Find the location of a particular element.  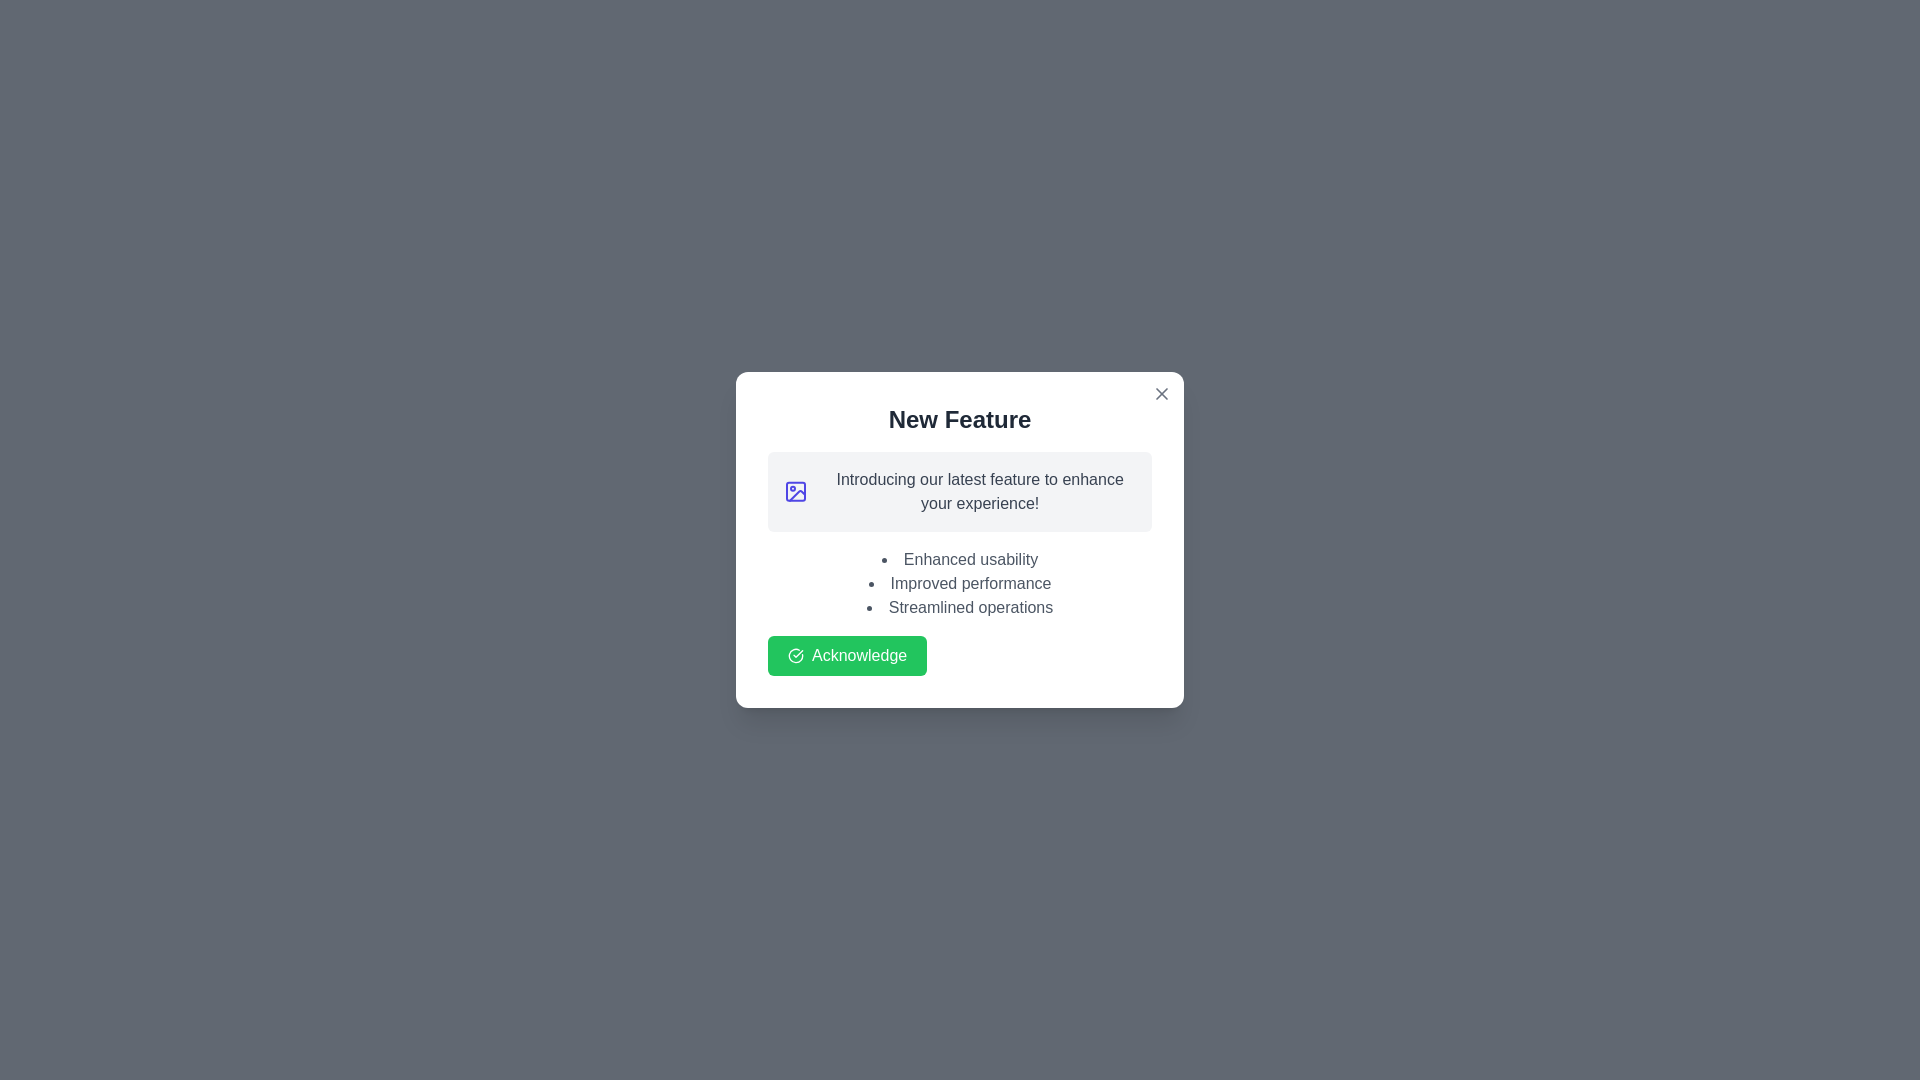

the icon that visually enhances the 'Acknowledge' button, located on the left-hand side of the button in the 'New Feature' dialog box is located at coordinates (795, 655).